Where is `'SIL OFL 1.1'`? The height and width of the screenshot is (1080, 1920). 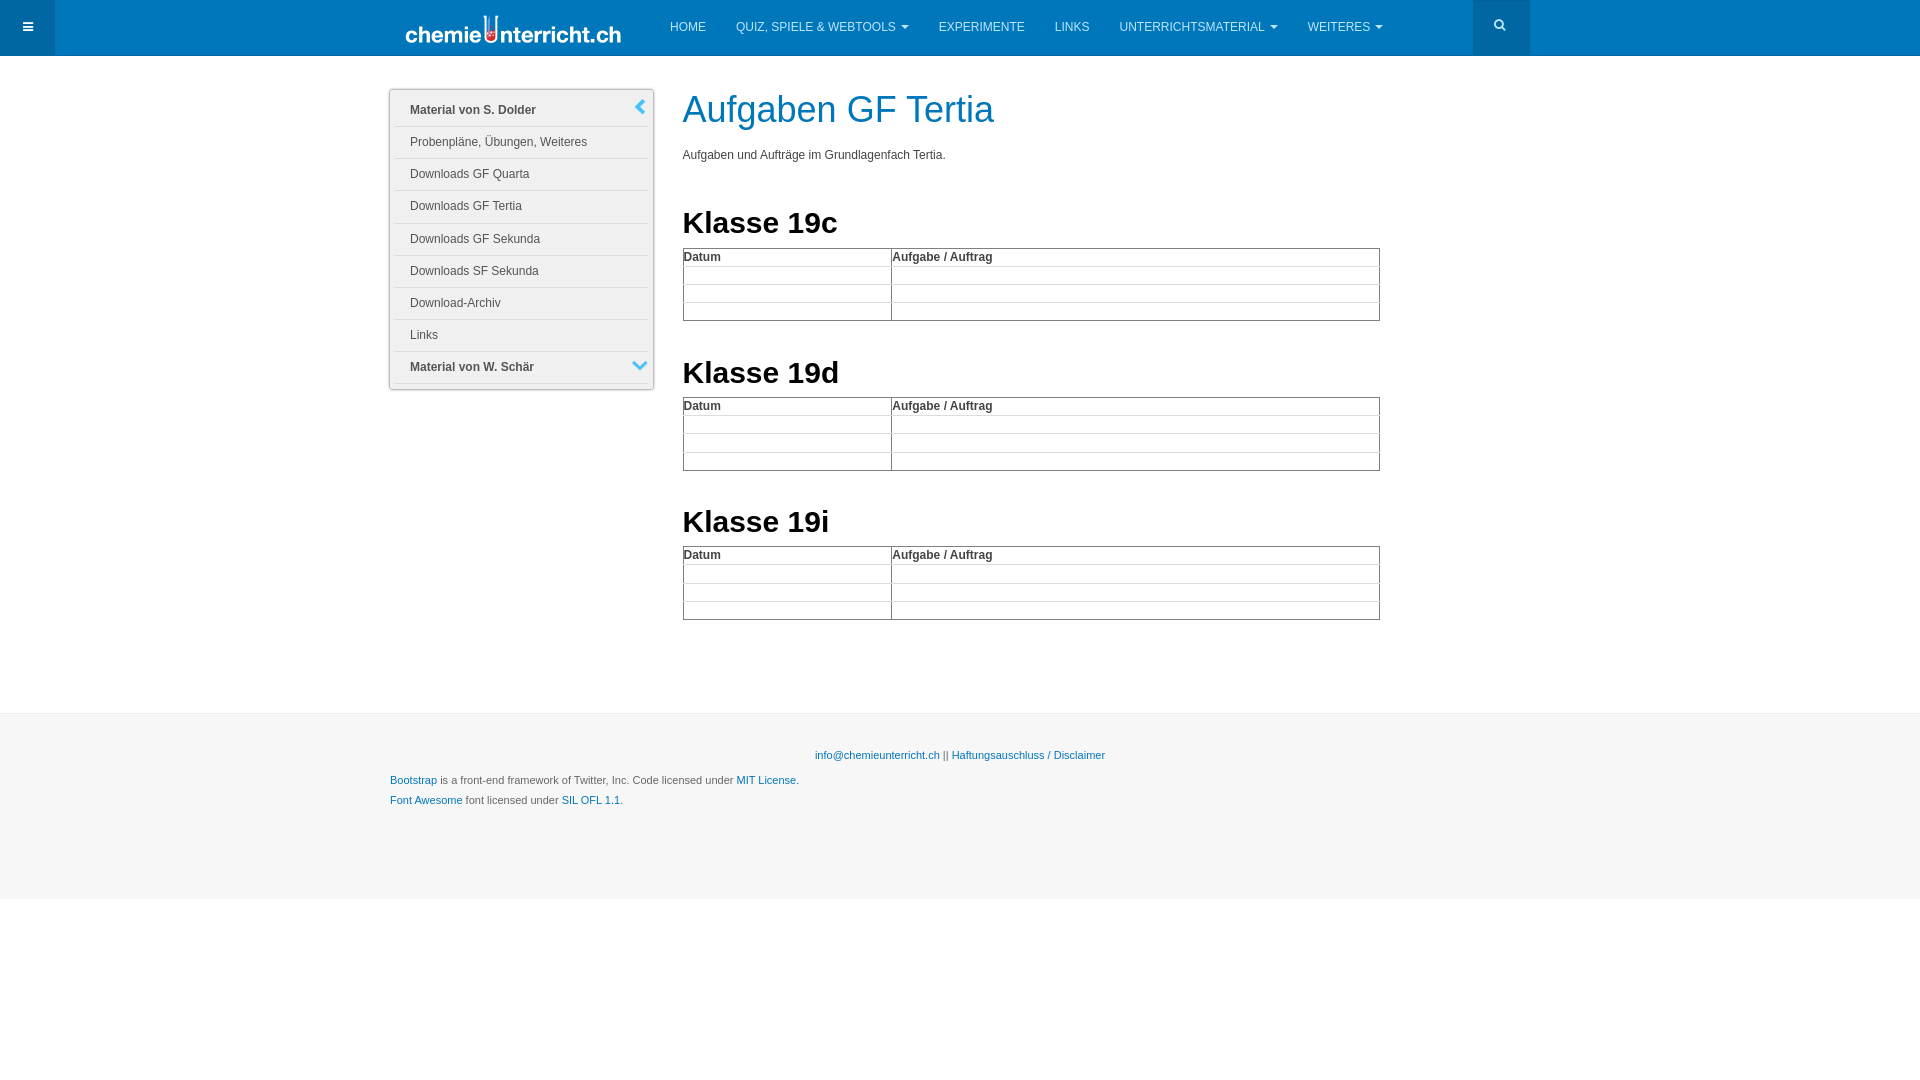
'SIL OFL 1.1' is located at coordinates (590, 798).